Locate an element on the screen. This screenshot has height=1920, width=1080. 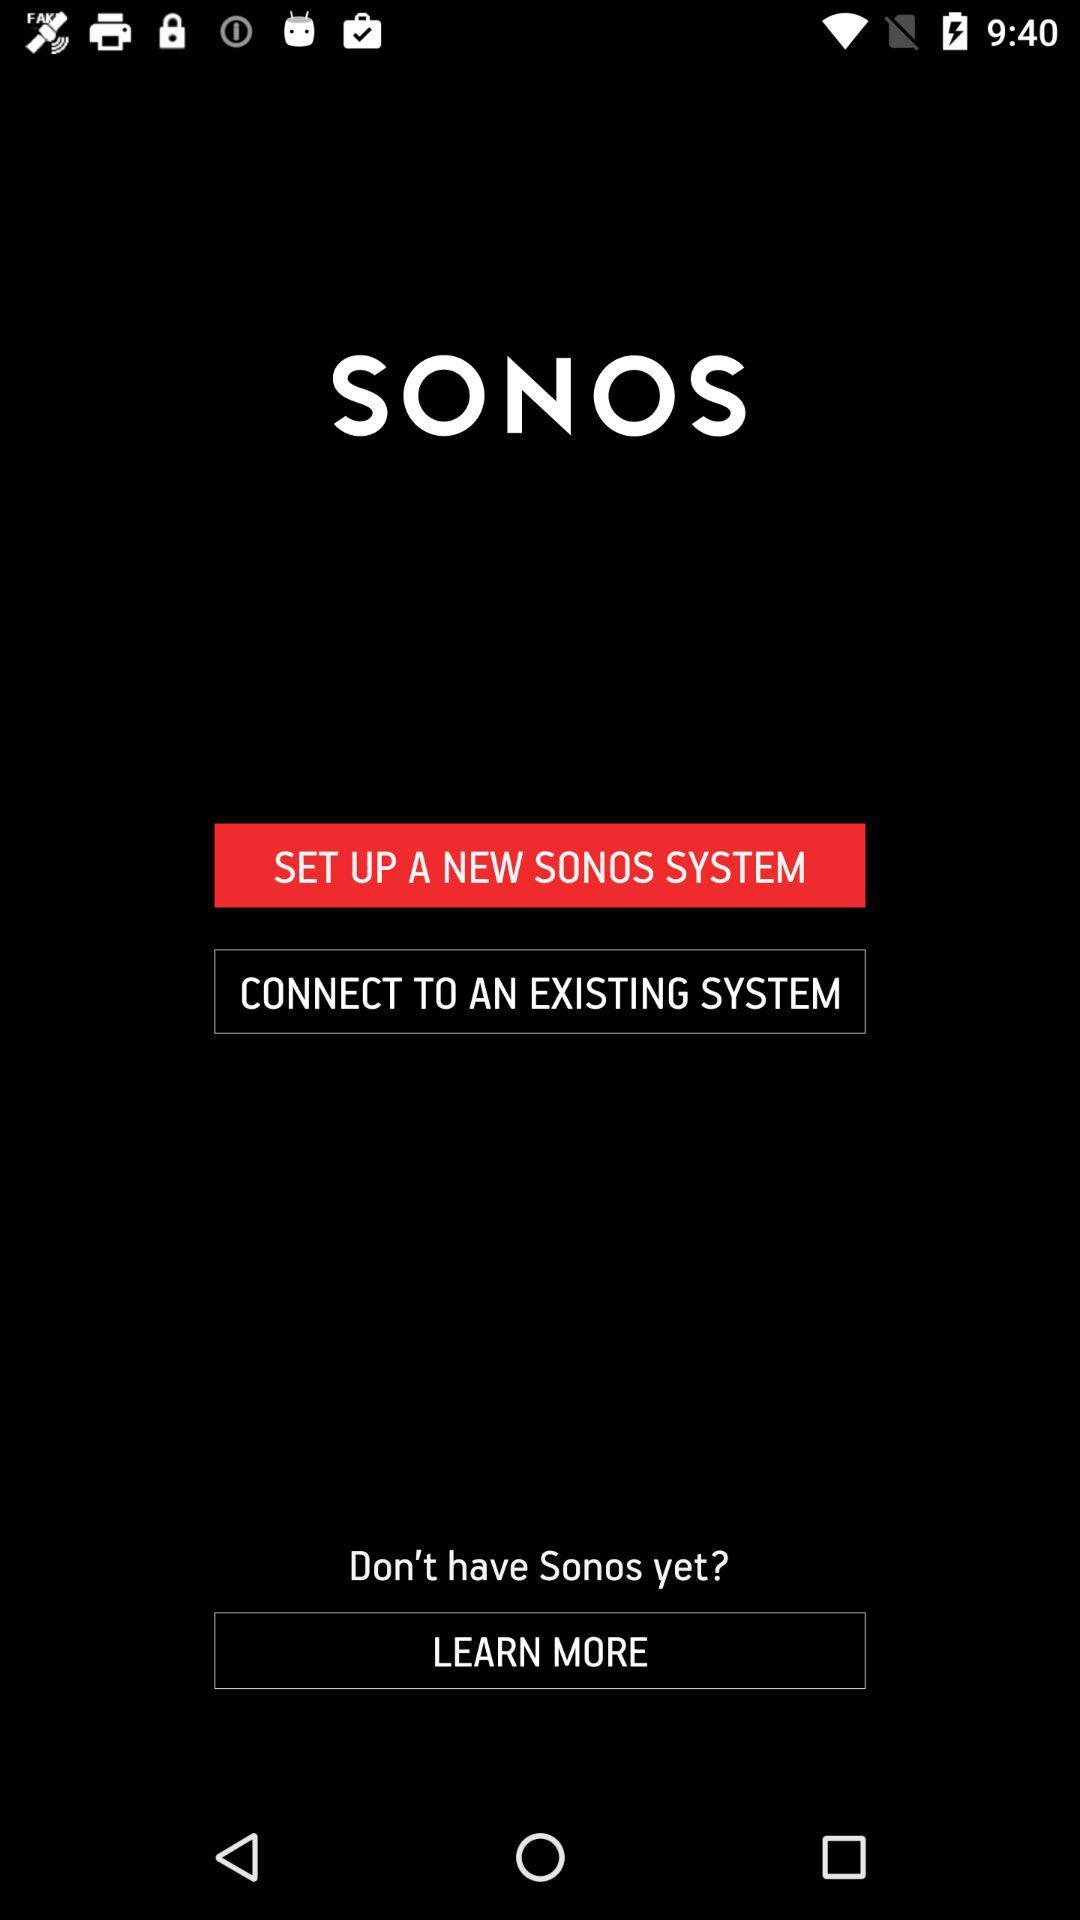
connect to an item is located at coordinates (540, 991).